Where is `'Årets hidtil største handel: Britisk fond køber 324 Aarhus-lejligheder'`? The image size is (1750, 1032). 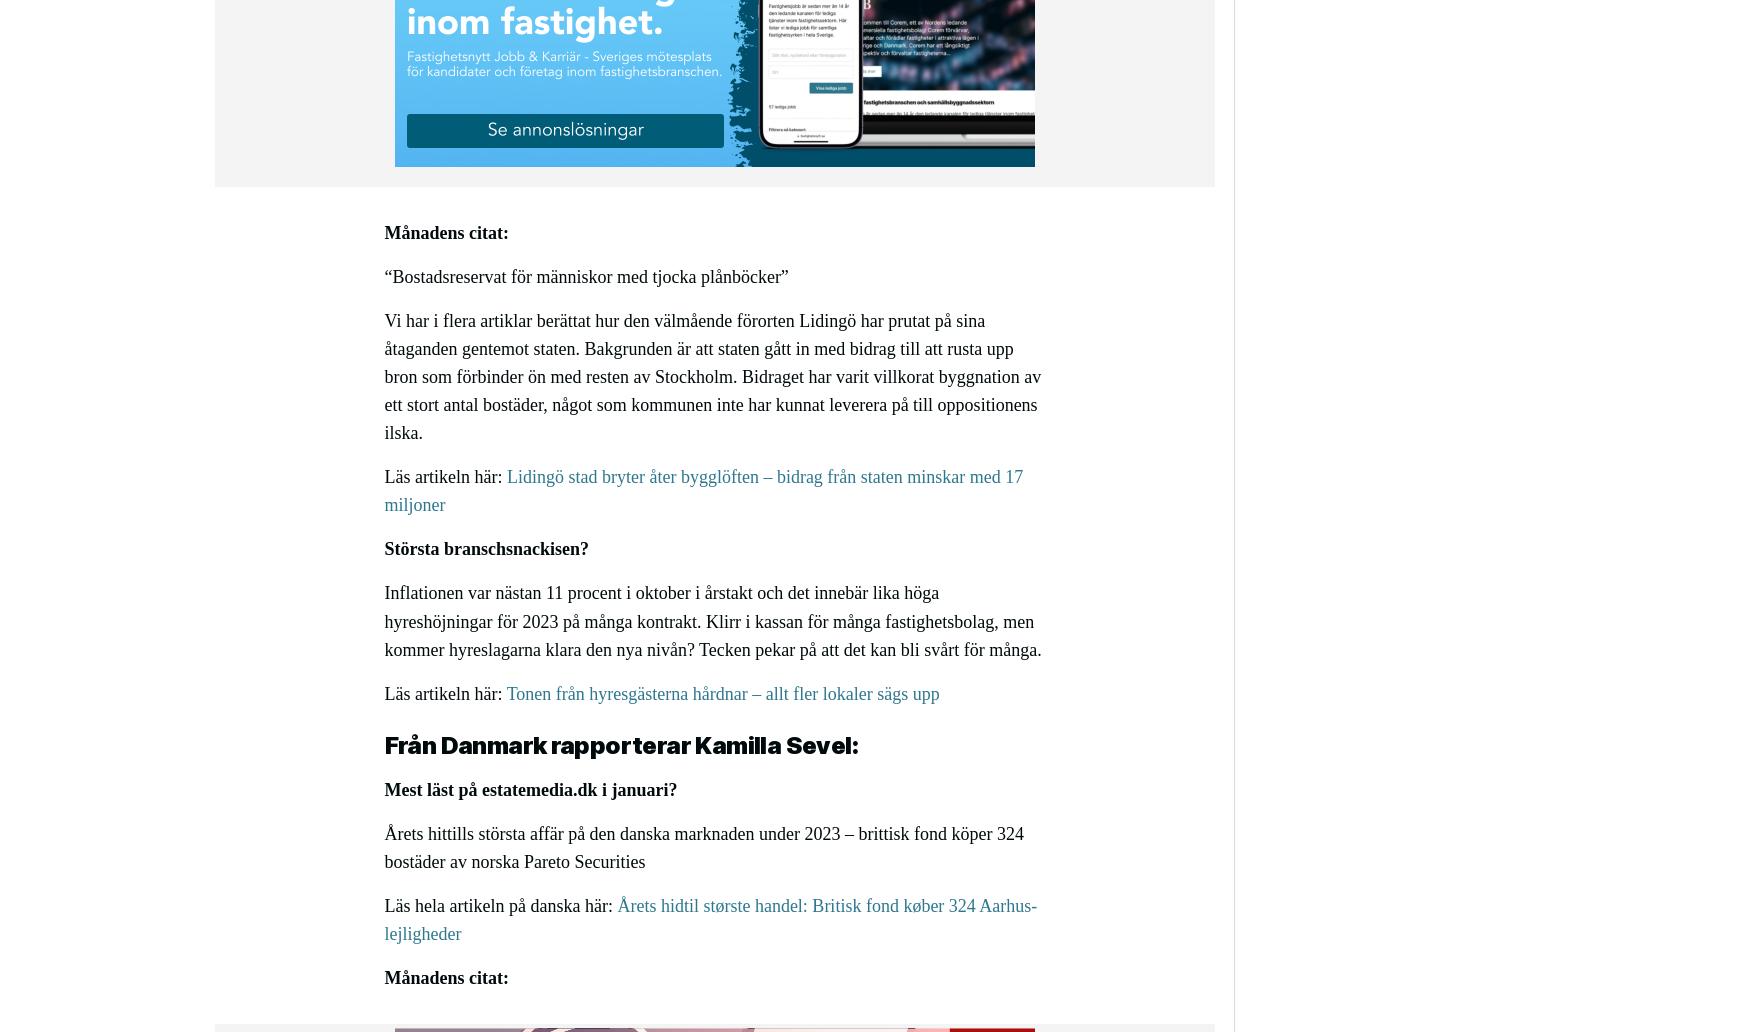
'Årets hidtil største handel: Britisk fond køber 324 Aarhus-lejligheder' is located at coordinates (710, 919).